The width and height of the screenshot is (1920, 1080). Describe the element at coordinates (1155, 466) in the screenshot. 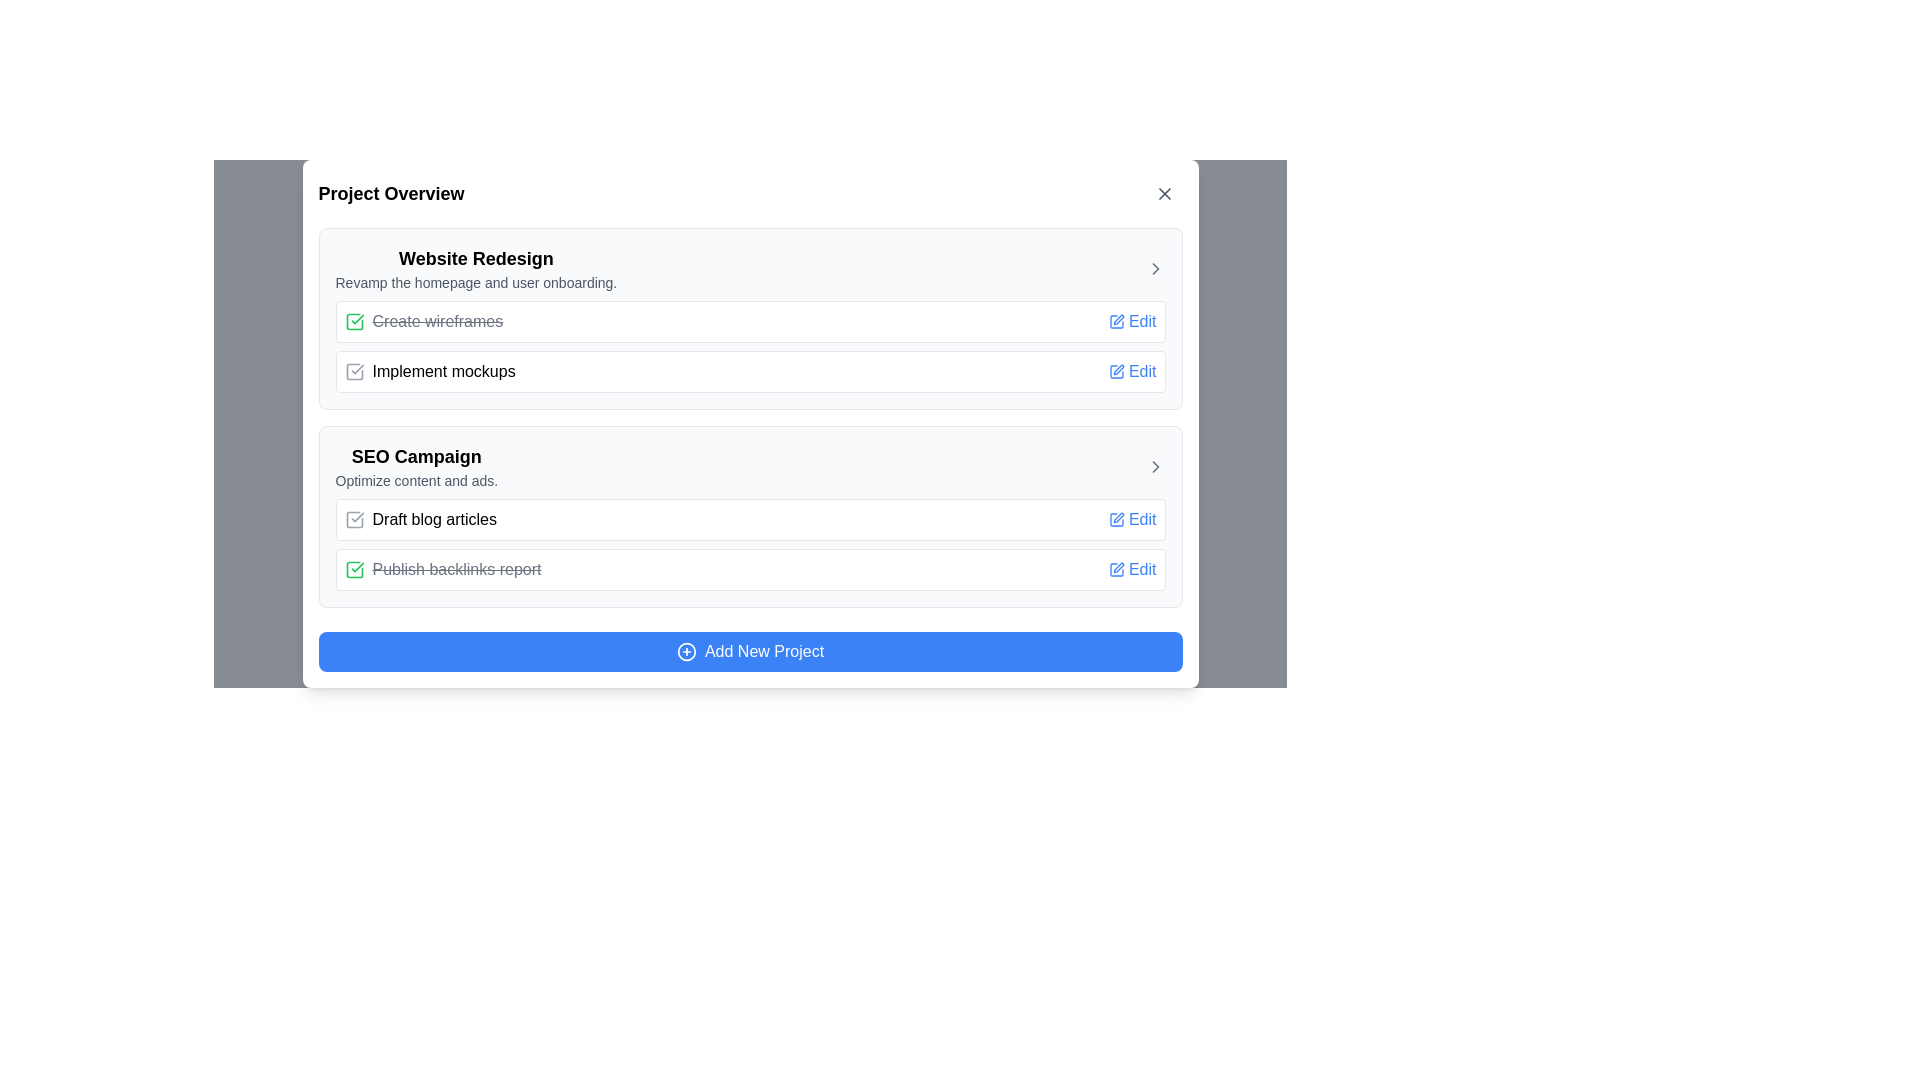

I see `the Chevron icon located at the far-right within the row associated with the 'SEO Campaign' project` at that location.